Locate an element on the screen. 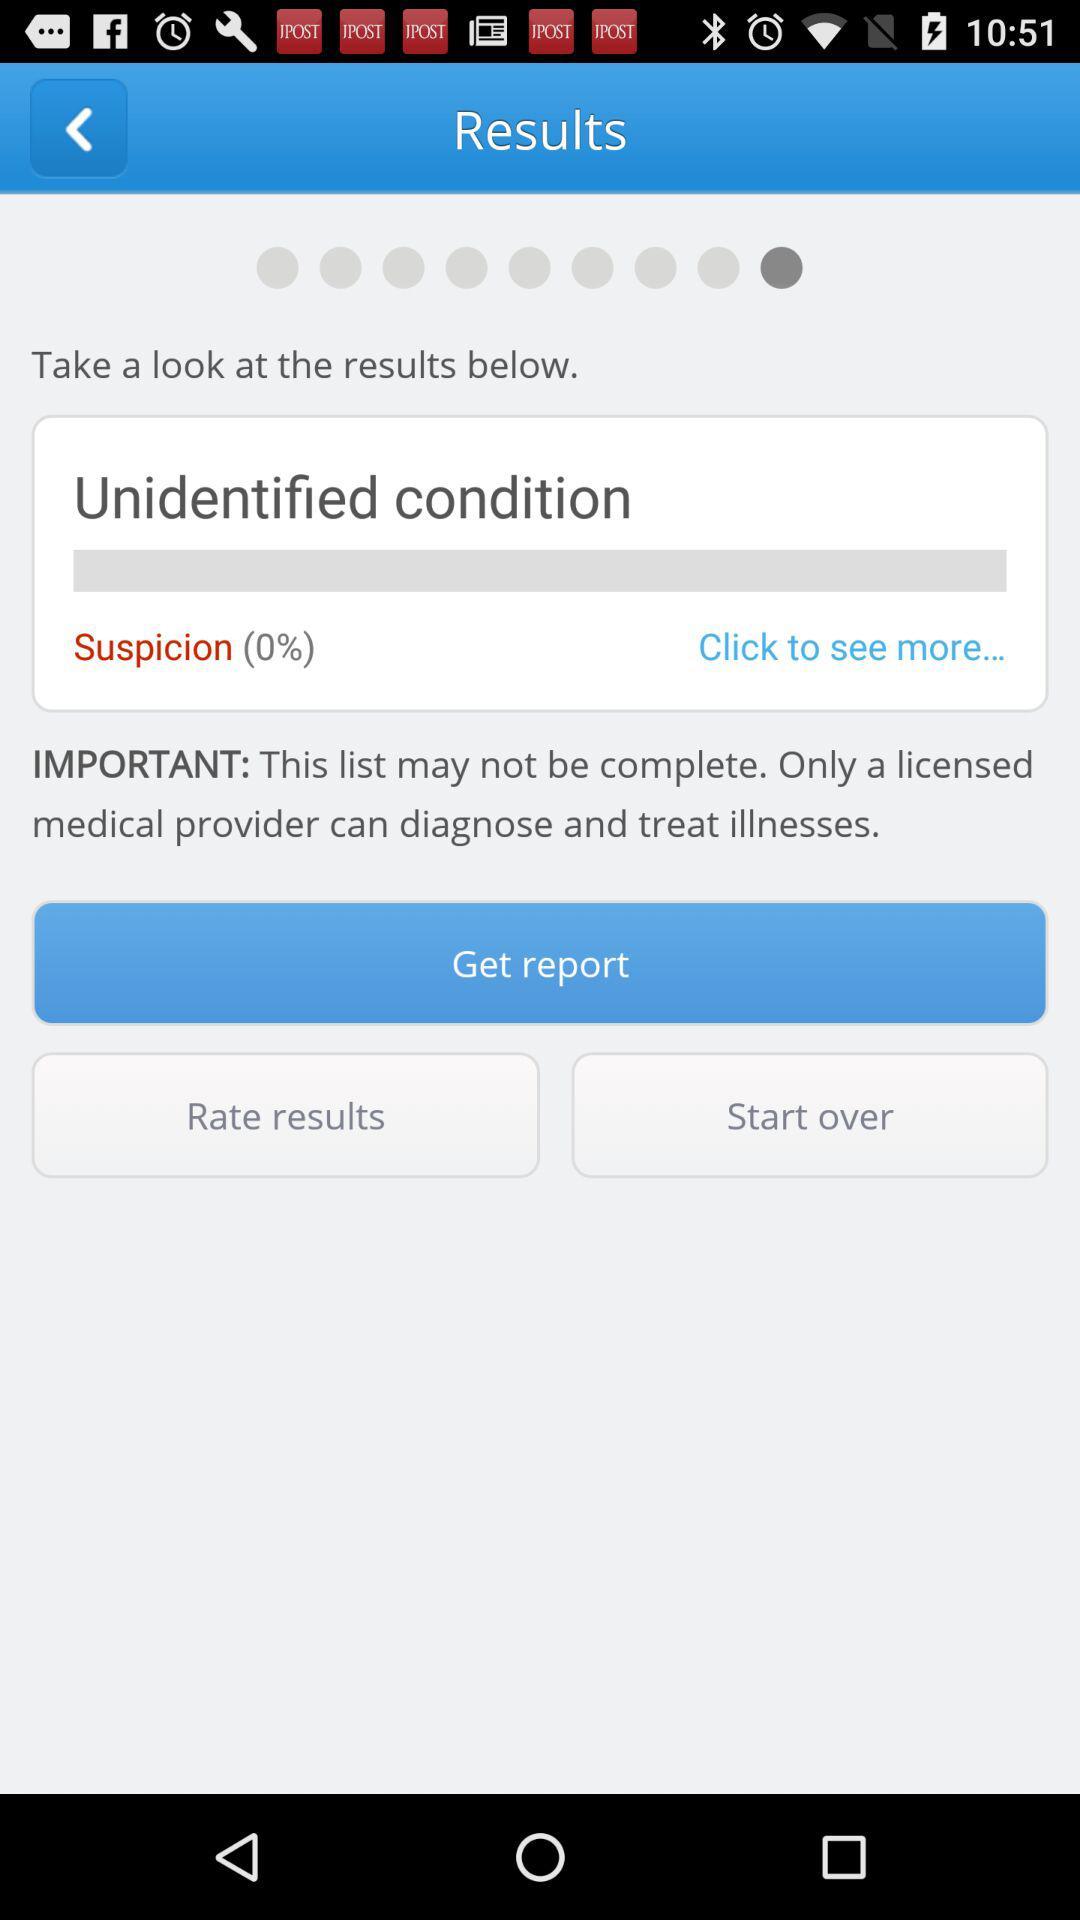  previous page is located at coordinates (77, 127).